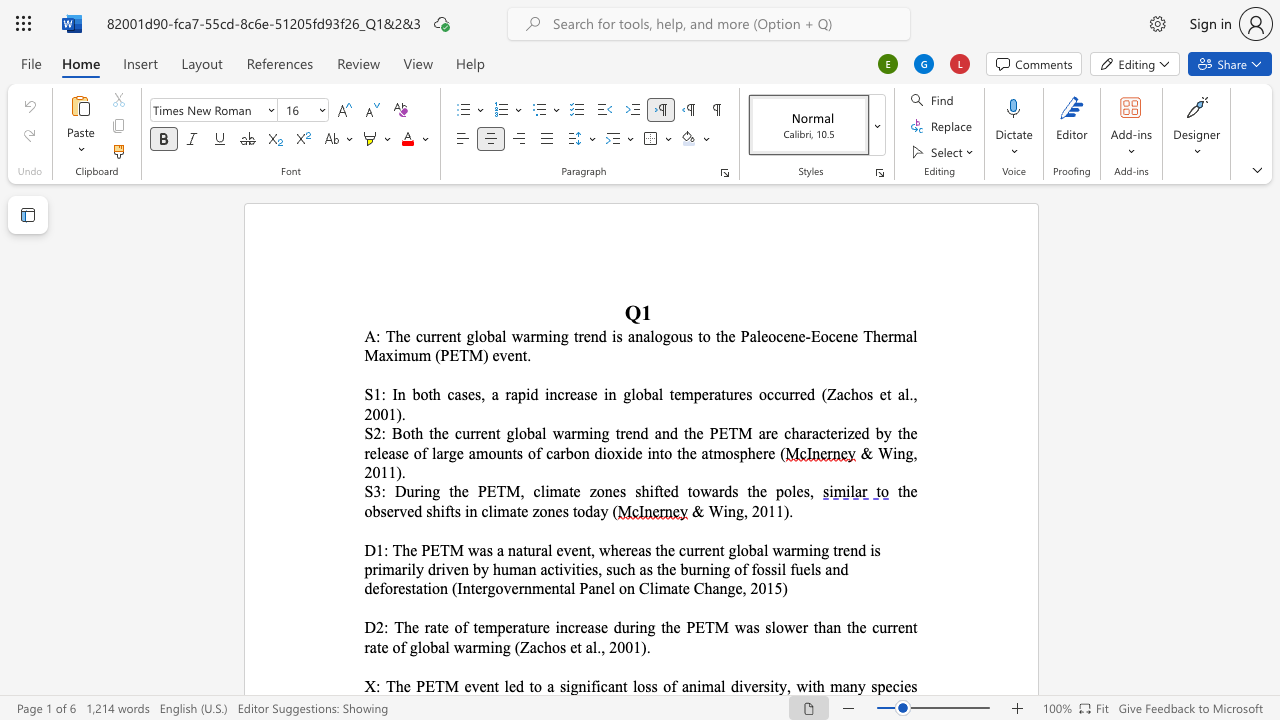  I want to click on the 2th character "d" in the text, so click(811, 394).